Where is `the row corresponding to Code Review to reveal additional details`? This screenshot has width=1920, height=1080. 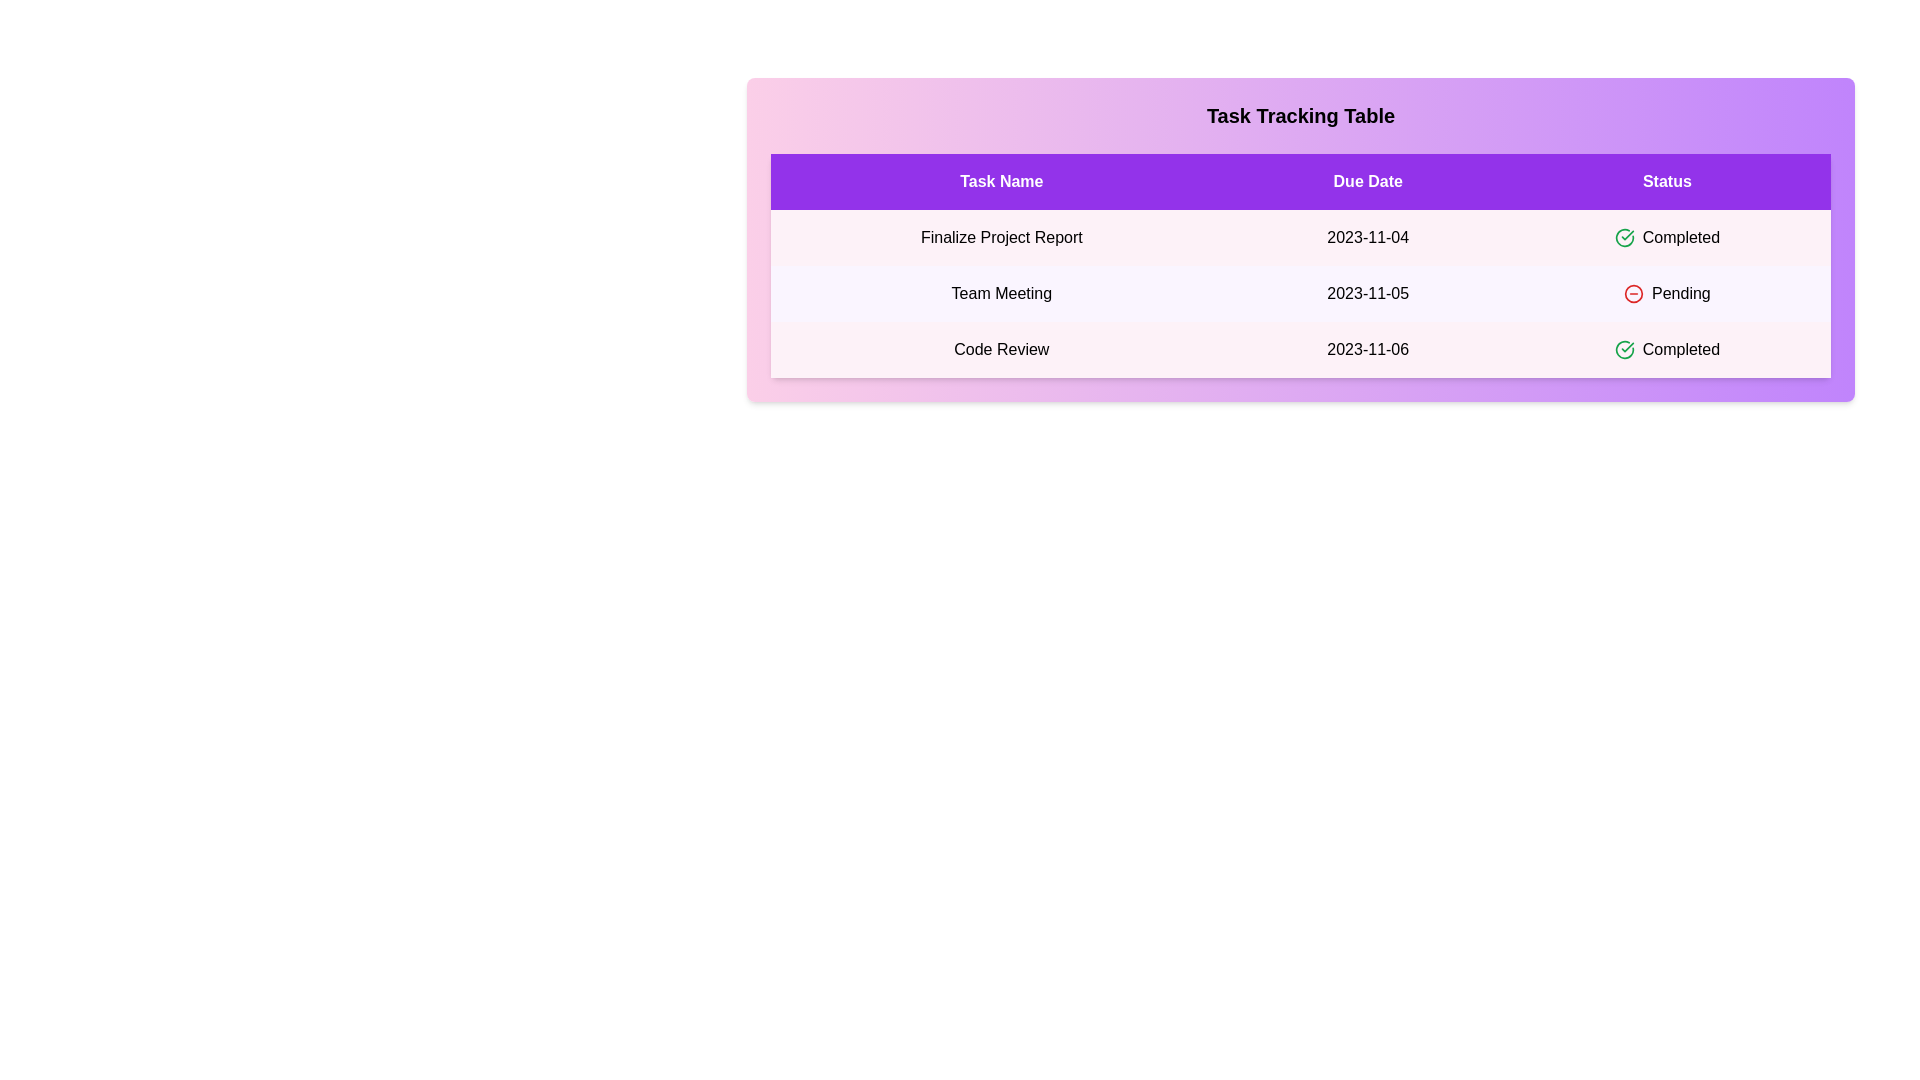 the row corresponding to Code Review to reveal additional details is located at coordinates (1300, 349).